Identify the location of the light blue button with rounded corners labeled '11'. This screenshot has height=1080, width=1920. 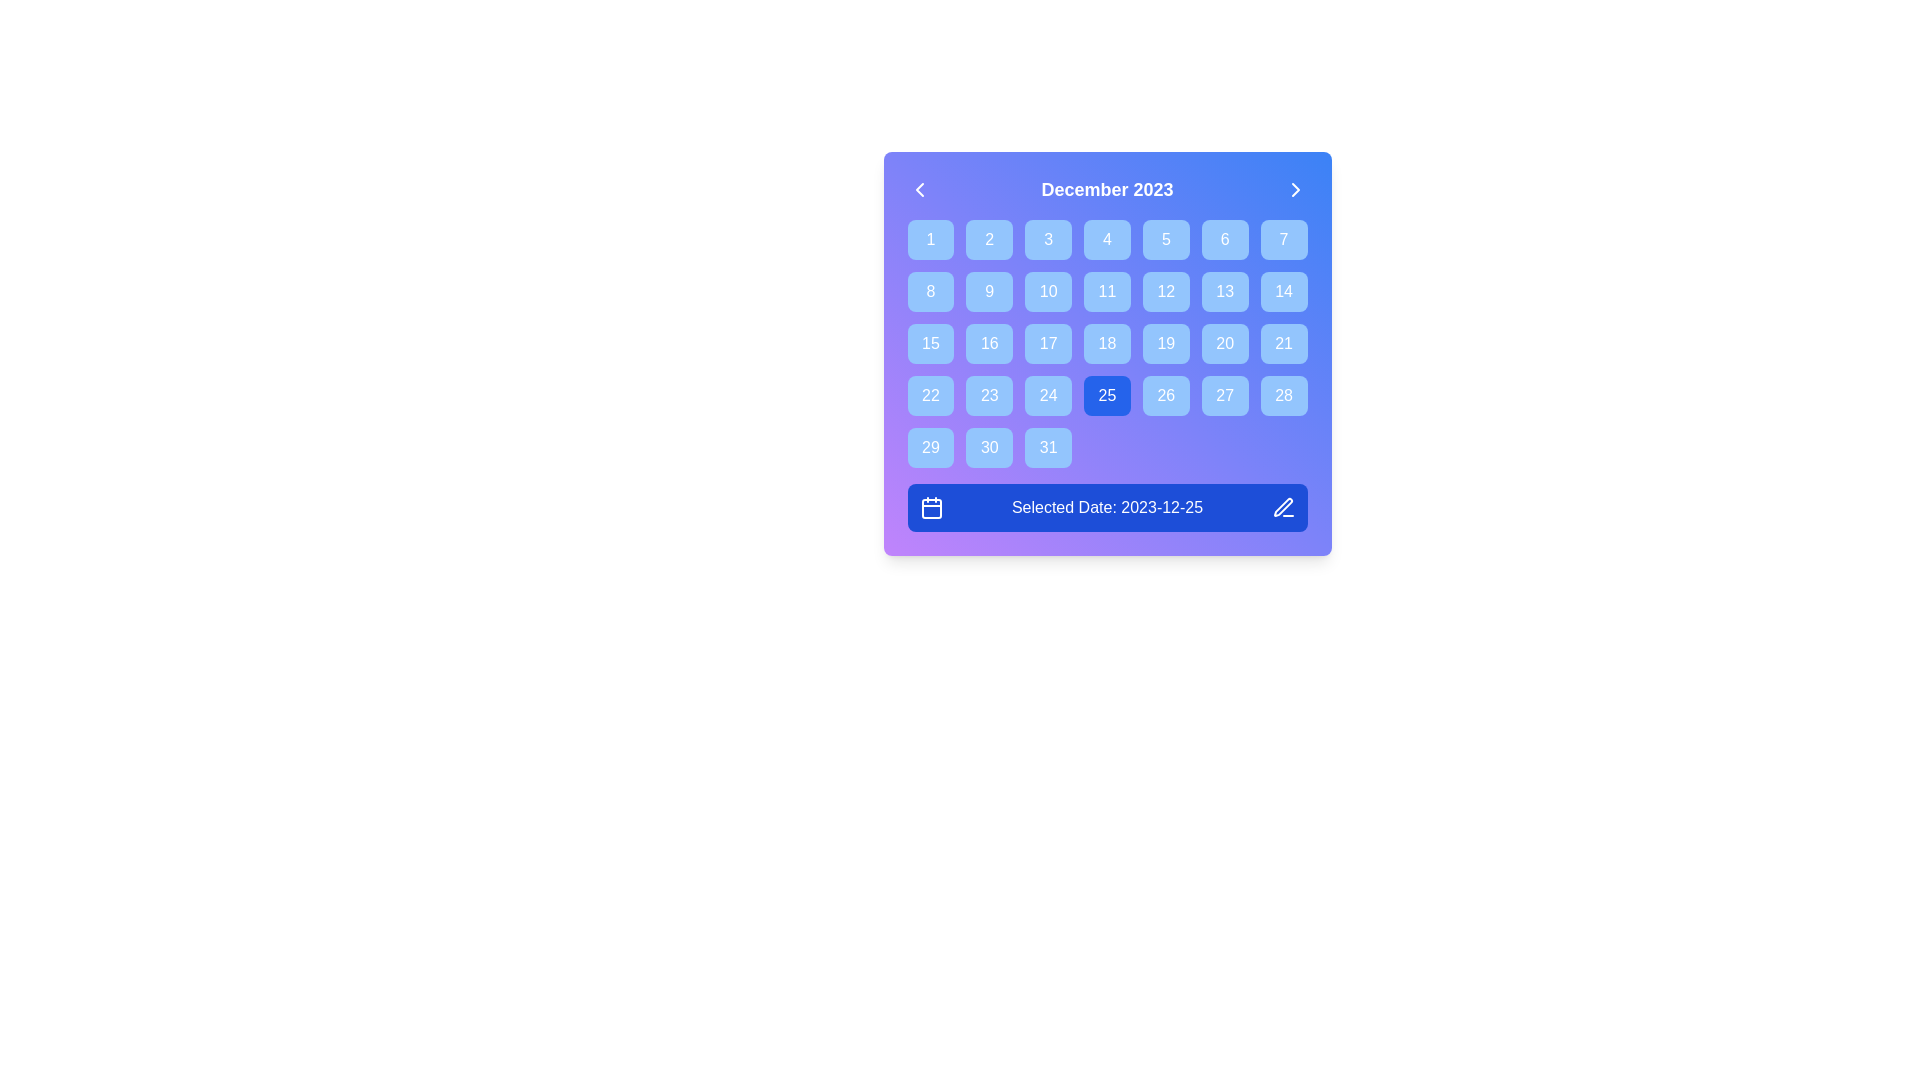
(1106, 292).